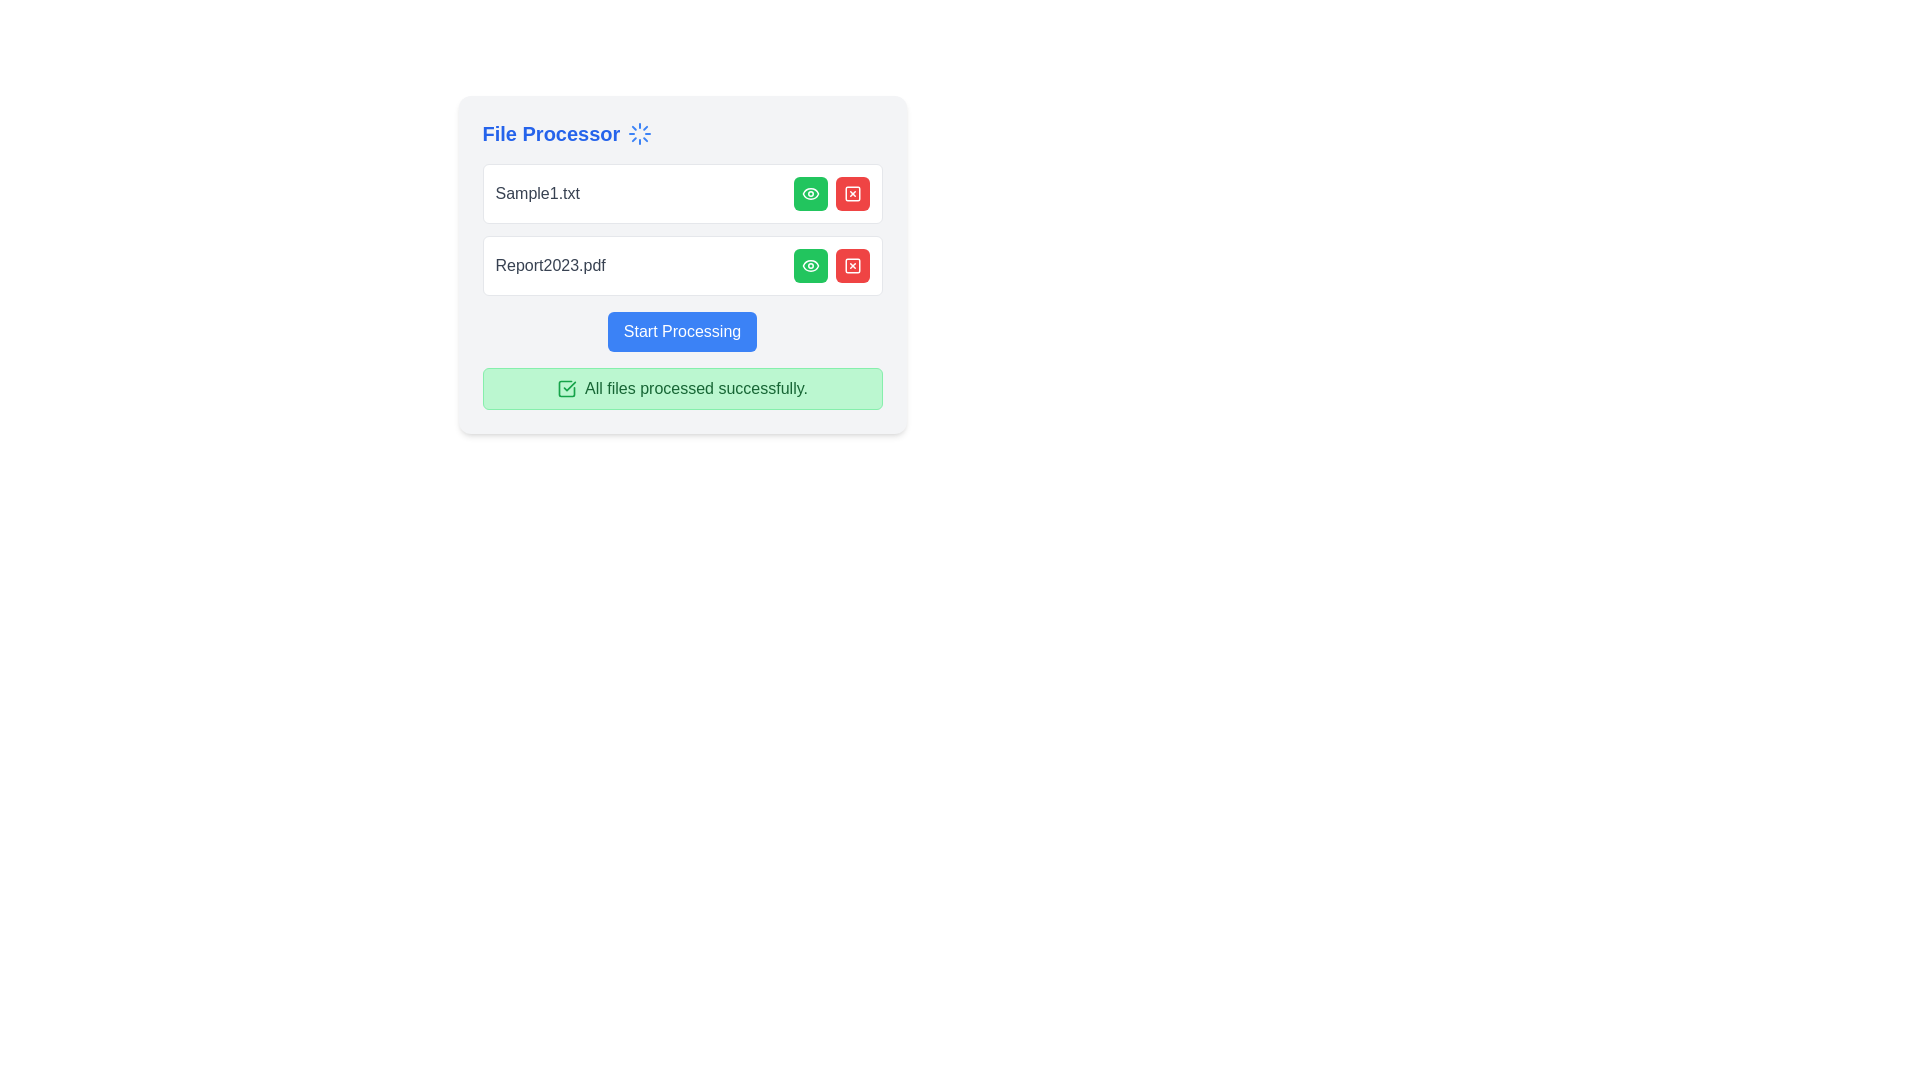 The width and height of the screenshot is (1920, 1080). What do you see at coordinates (565, 389) in the screenshot?
I see `the checkmark icon indicating confirmation status, which is located inside the light green banner at the bottom of the interface, preceding the text 'All files processed successfully.'` at bounding box center [565, 389].